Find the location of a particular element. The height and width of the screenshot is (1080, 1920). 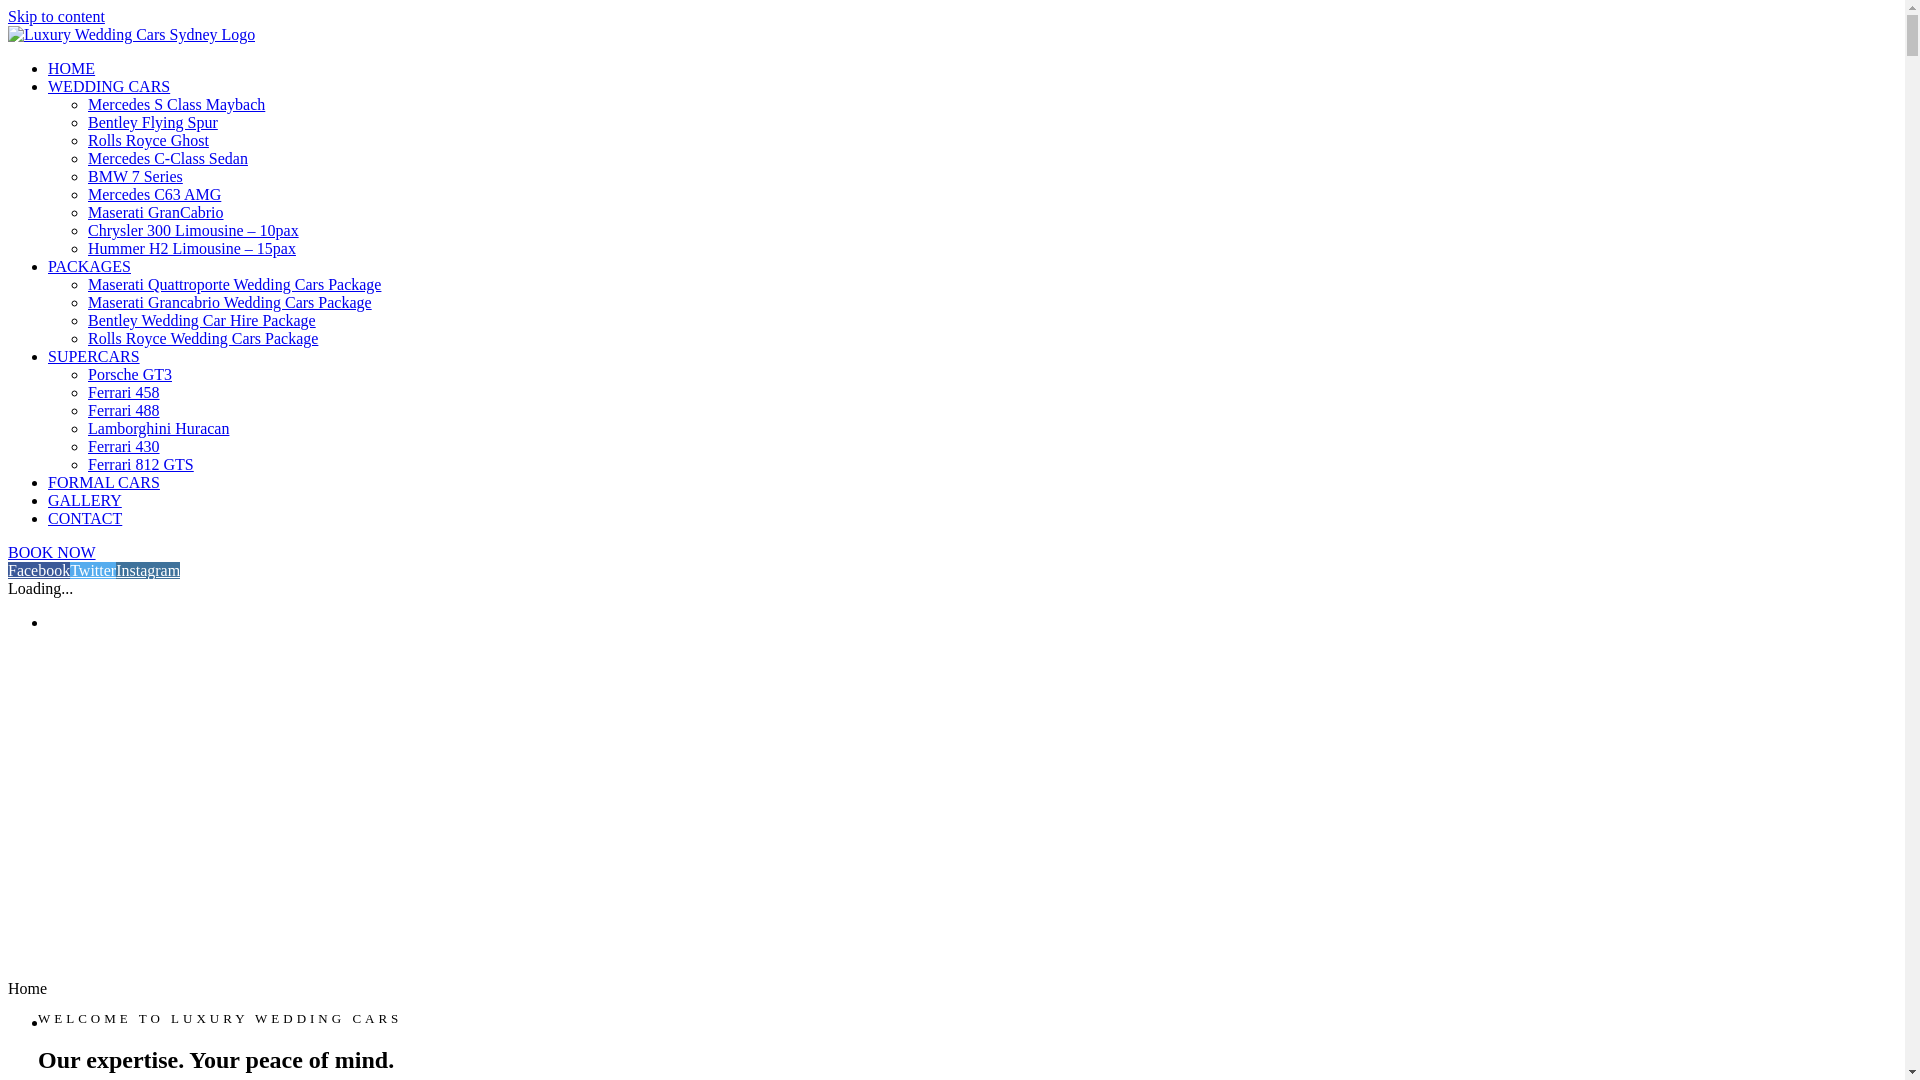

'BOOK NOW' is located at coordinates (52, 552).